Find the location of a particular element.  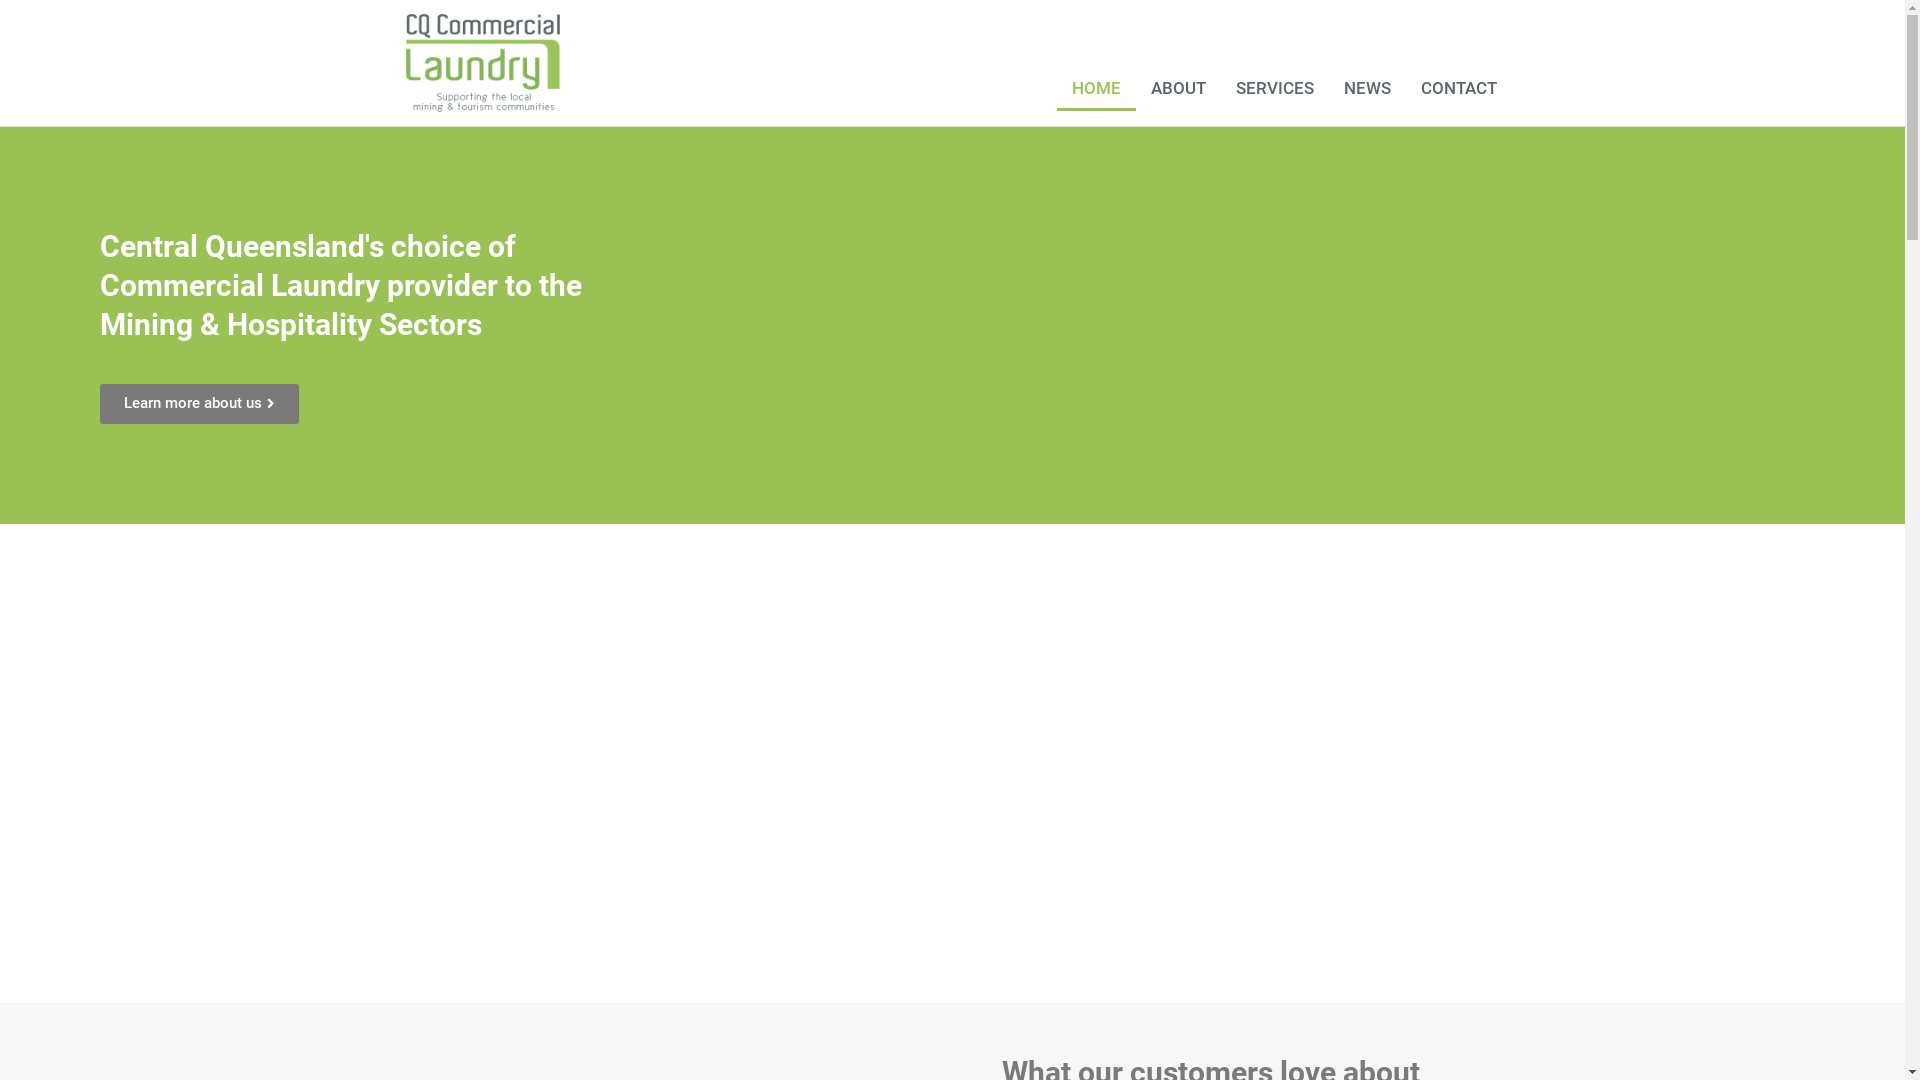

'Learn more about us' is located at coordinates (199, 404).